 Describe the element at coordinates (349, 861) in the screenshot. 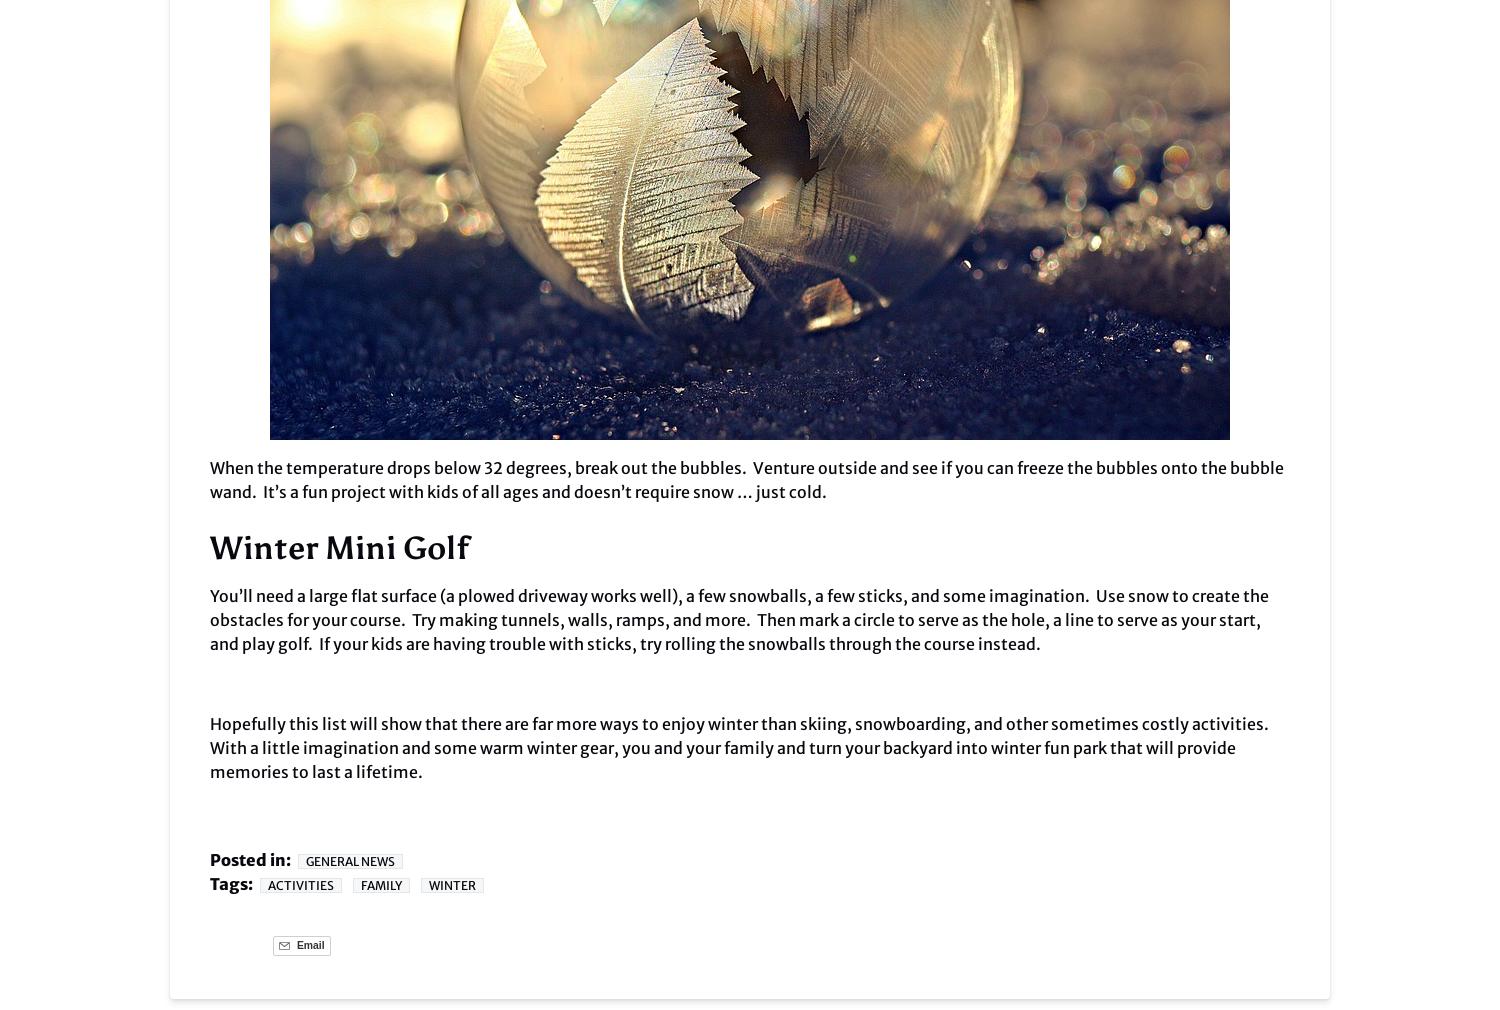

I see `'General News'` at that location.